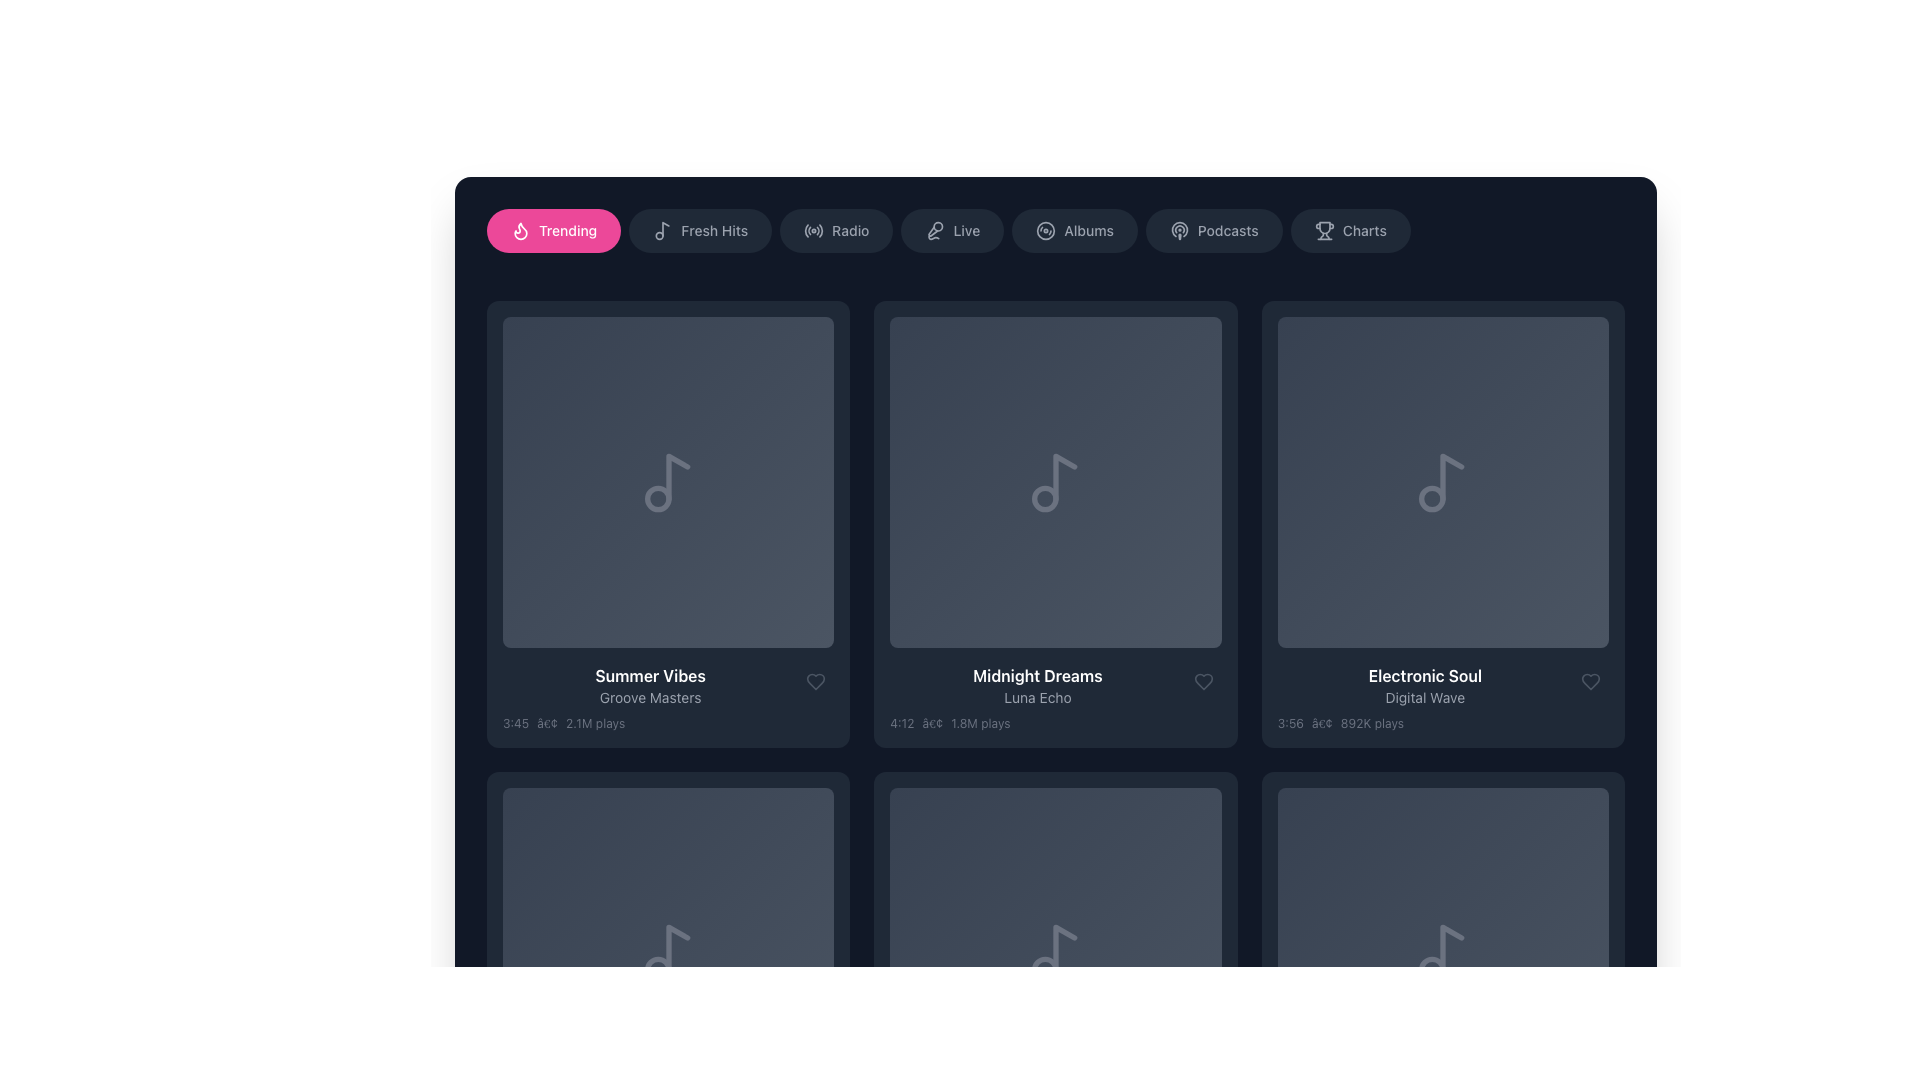 This screenshot has height=1080, width=1920. I want to click on song information displayed in the text component, which includes the title 'Summer Vibes', the subtitle 'Groove Masters', the duration '3:45', and '2.1M plays', so click(668, 697).